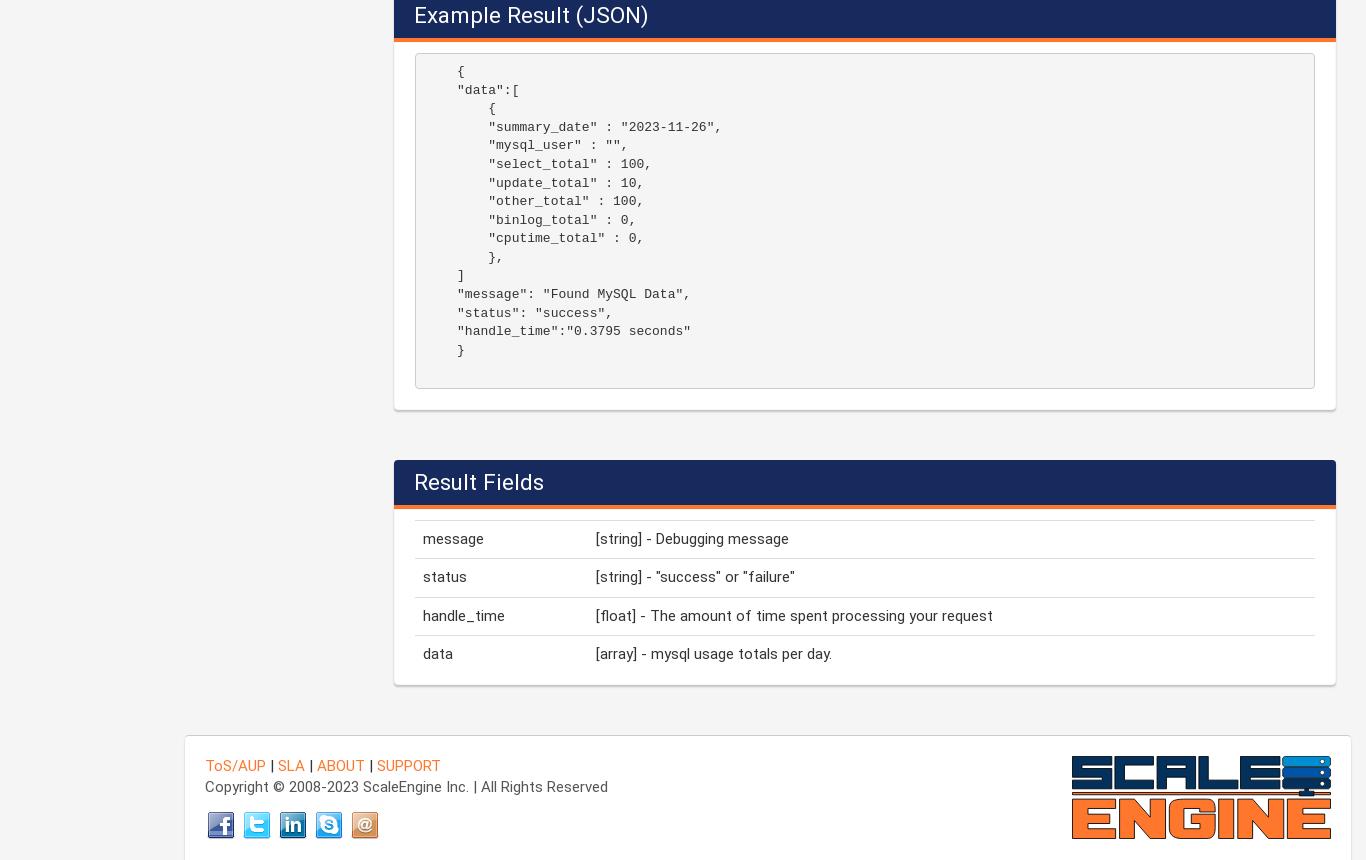  Describe the element at coordinates (691, 538) in the screenshot. I see `'[string] - Debugging message'` at that location.